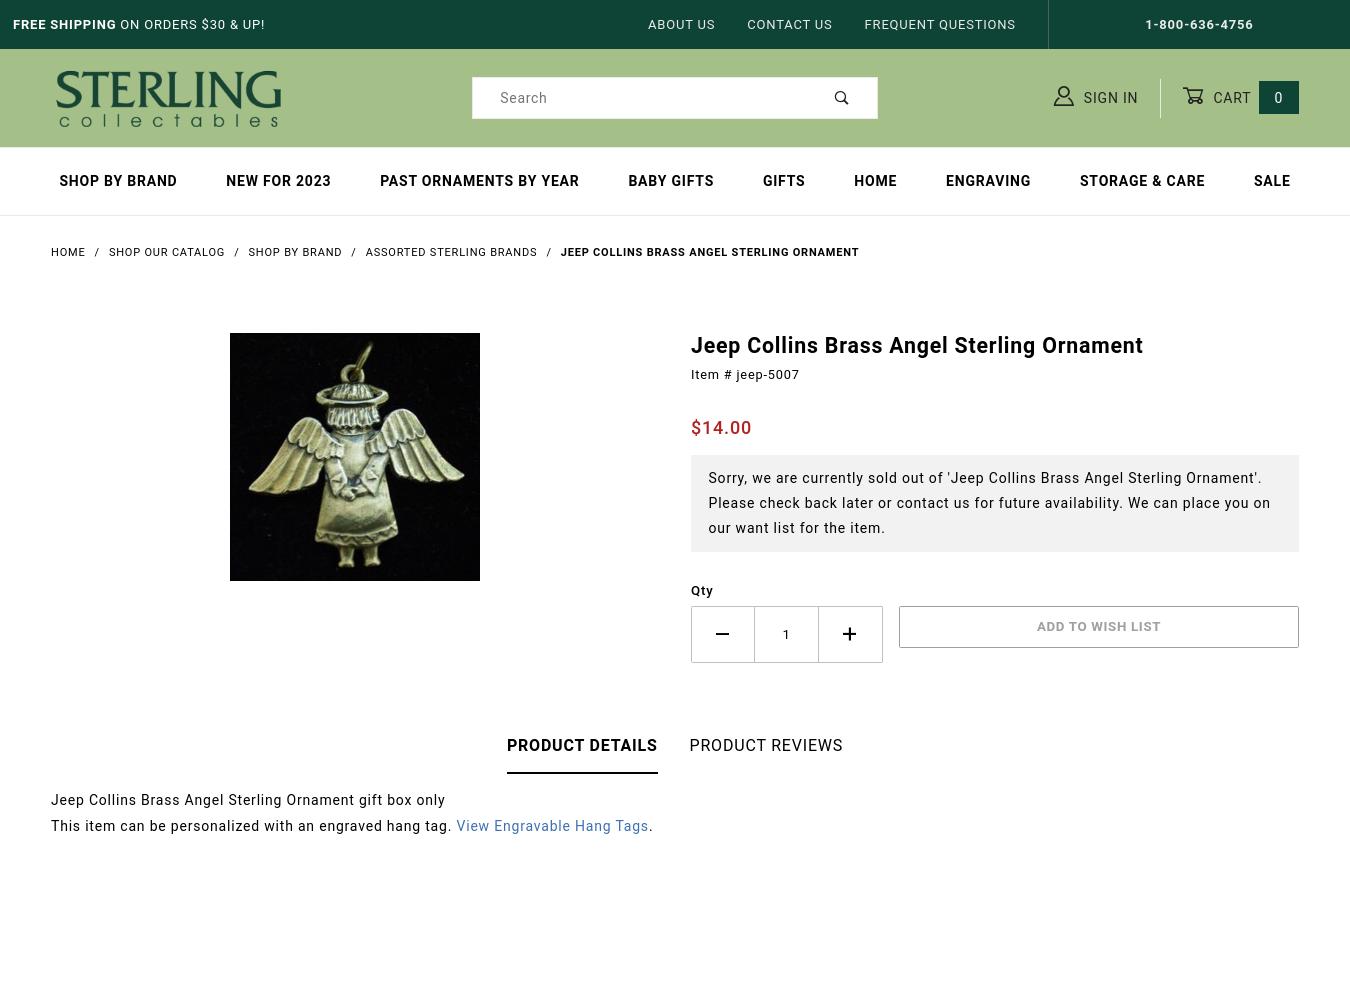  Describe the element at coordinates (1231, 96) in the screenshot. I see `'Cart'` at that location.